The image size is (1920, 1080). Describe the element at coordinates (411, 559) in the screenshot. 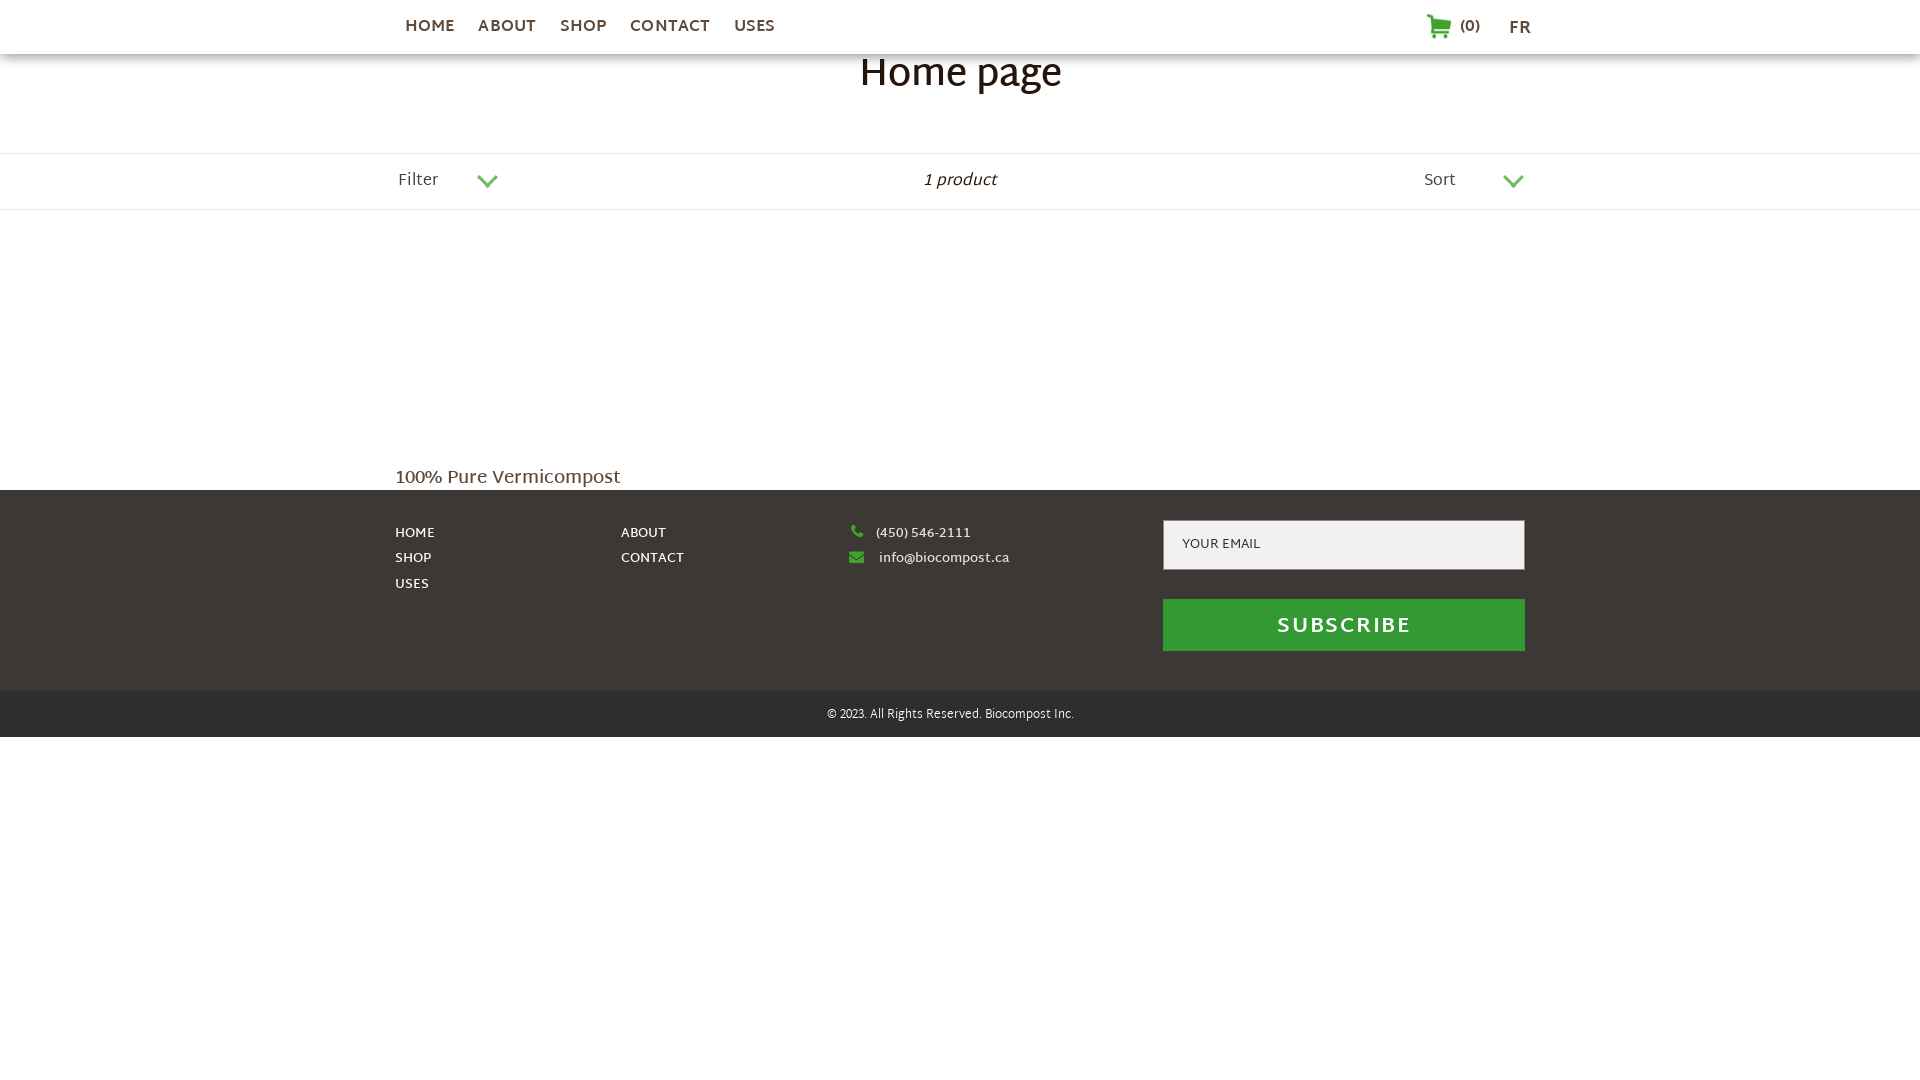

I see `'SHOP'` at that location.